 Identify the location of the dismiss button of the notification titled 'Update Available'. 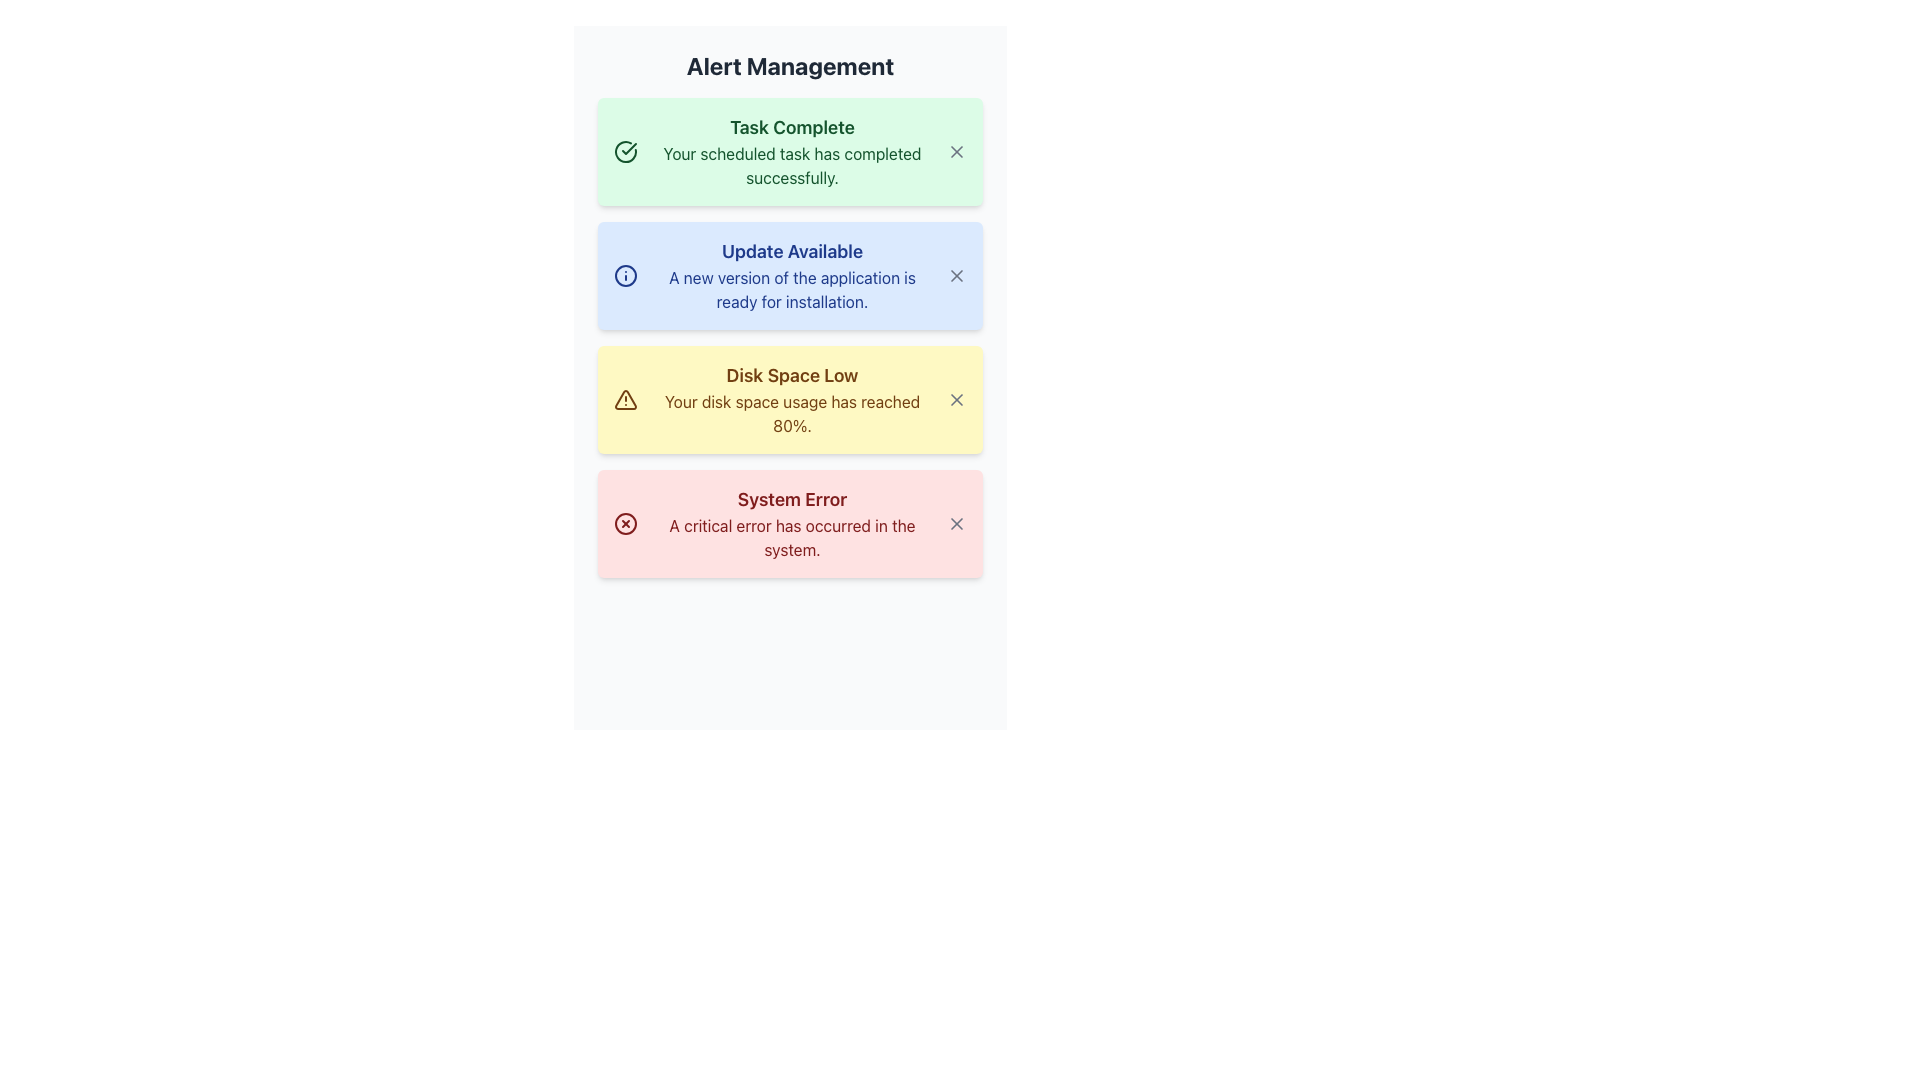
(955, 276).